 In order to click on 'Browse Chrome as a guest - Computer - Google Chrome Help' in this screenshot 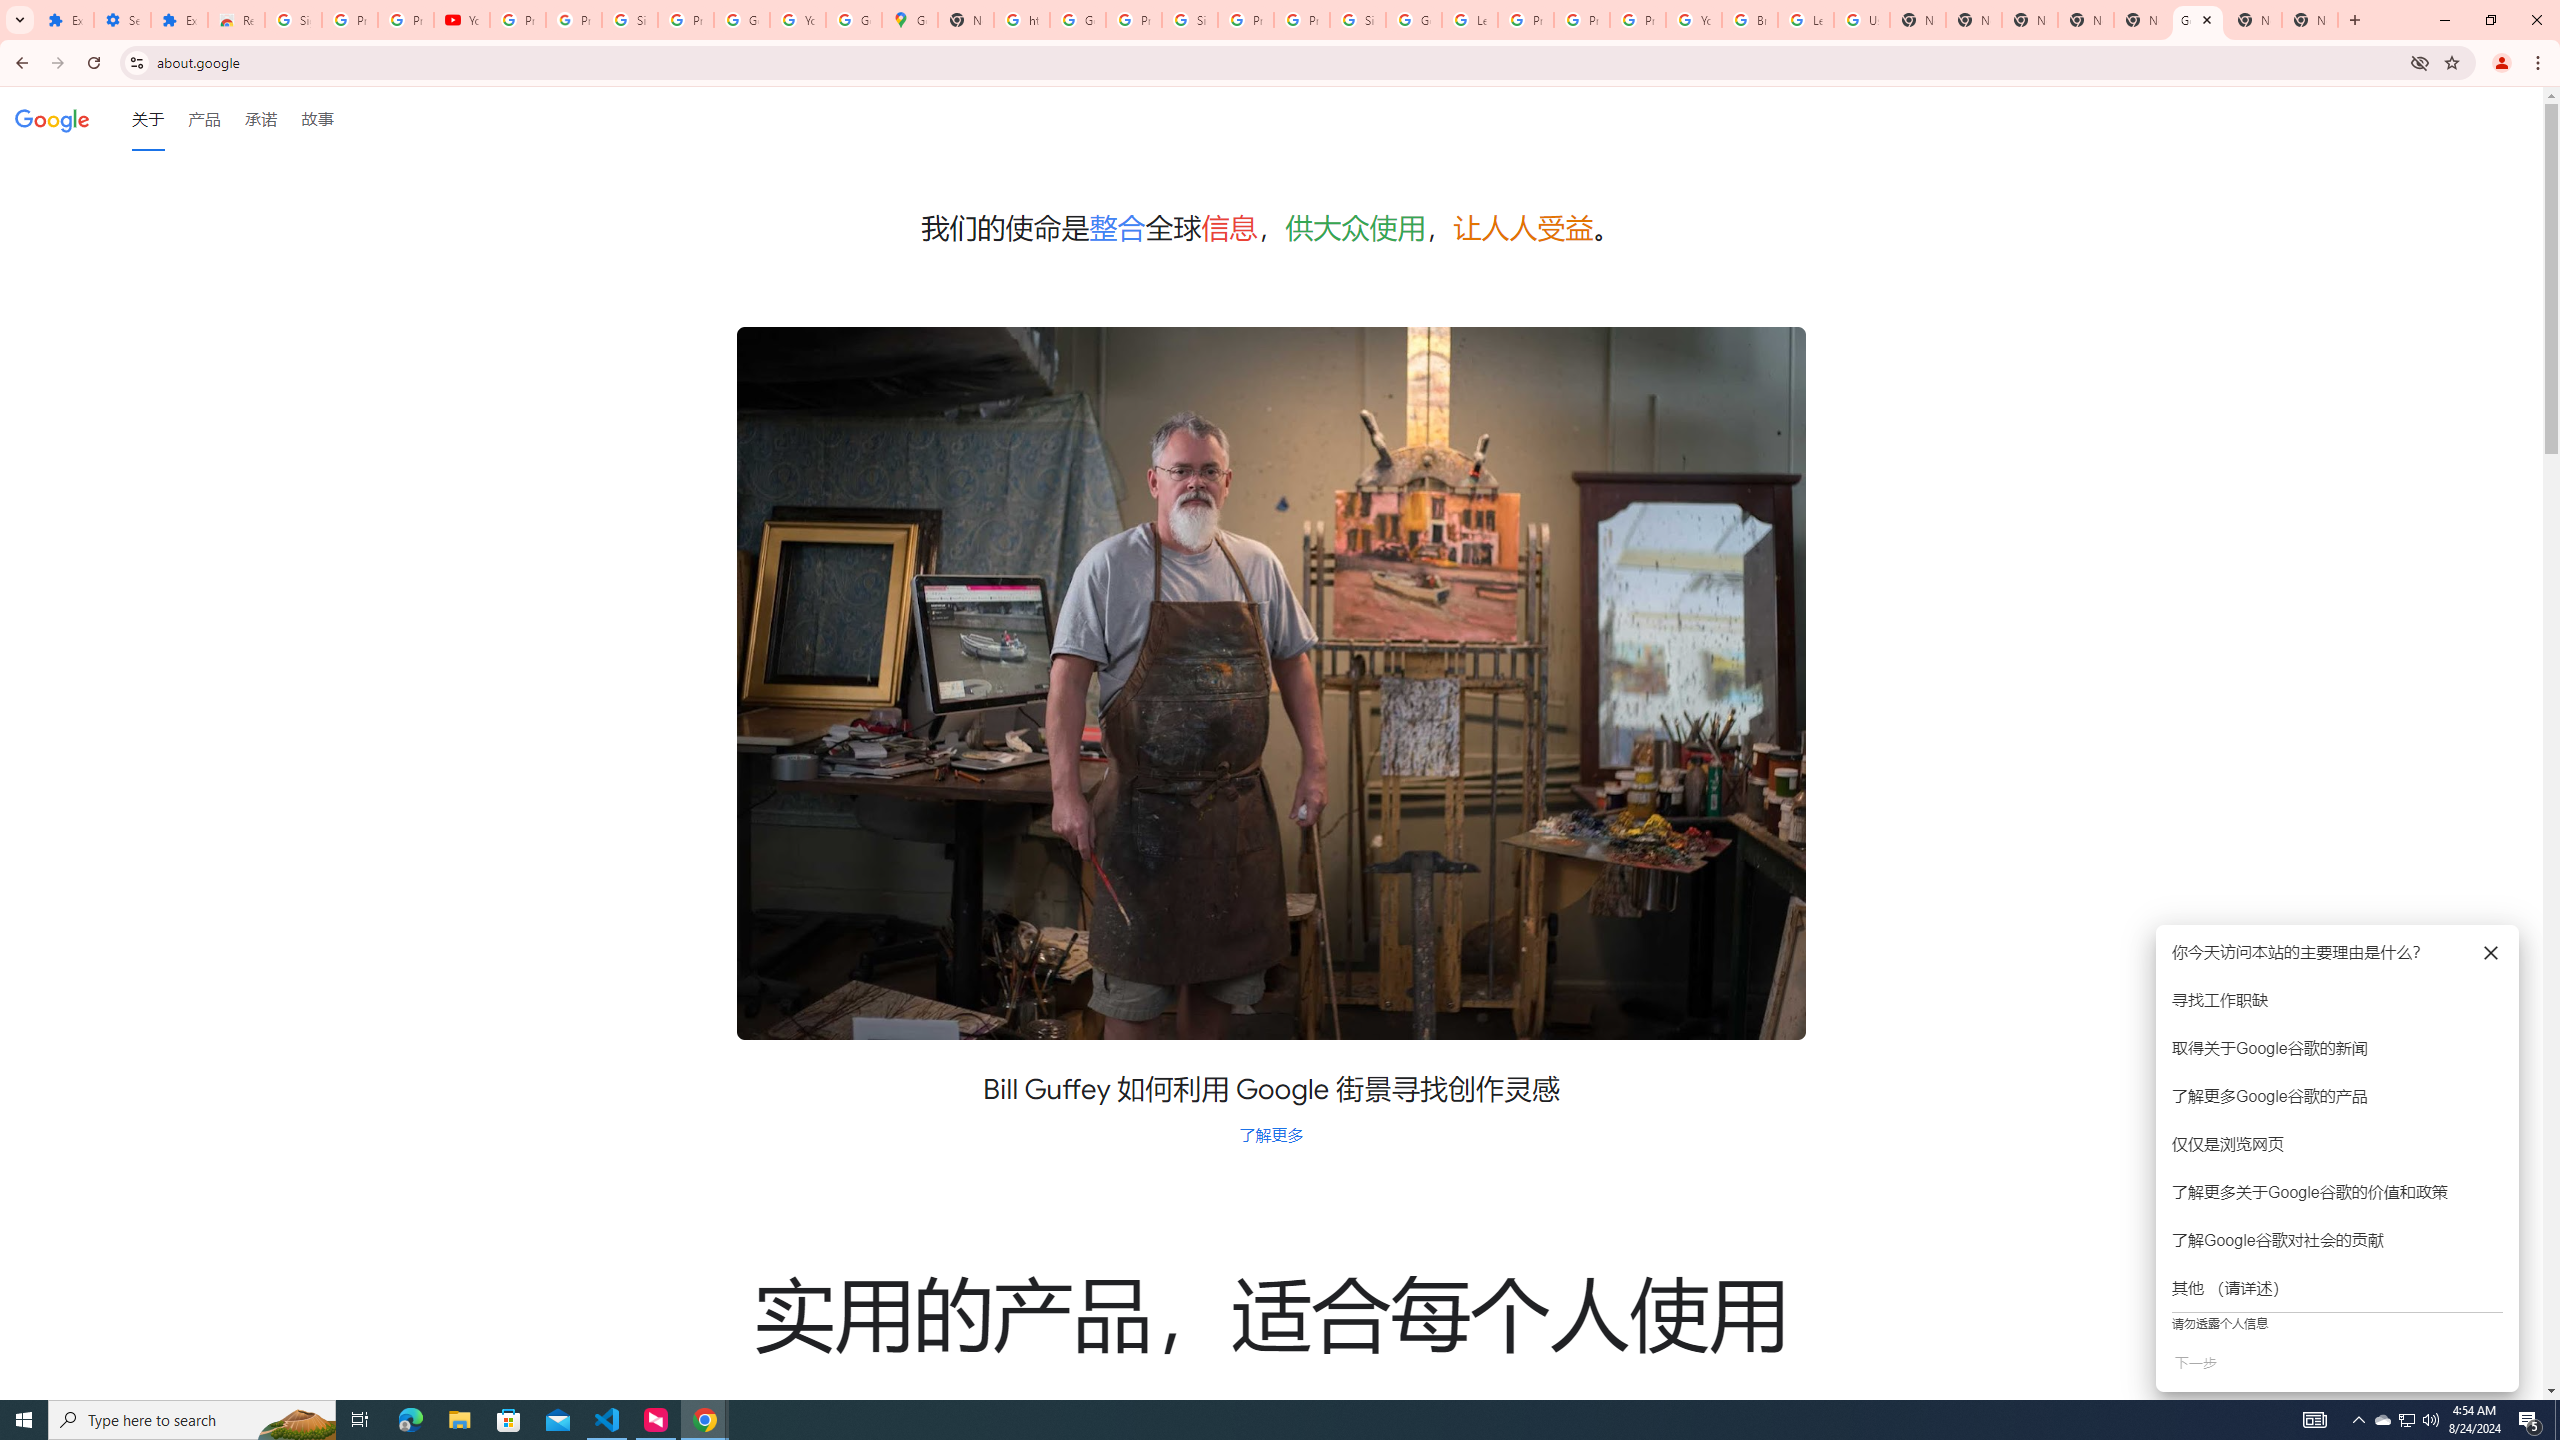, I will do `click(1748, 19)`.